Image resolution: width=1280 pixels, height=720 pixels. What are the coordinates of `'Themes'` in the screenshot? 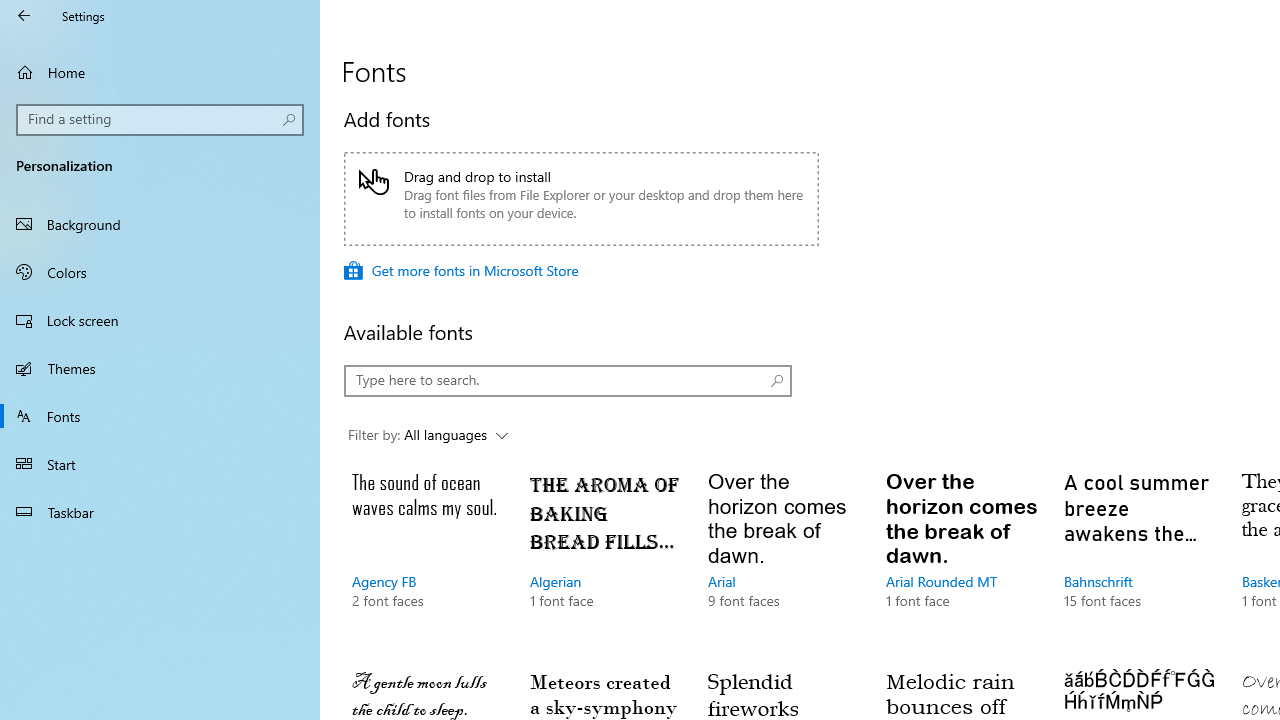 It's located at (160, 367).